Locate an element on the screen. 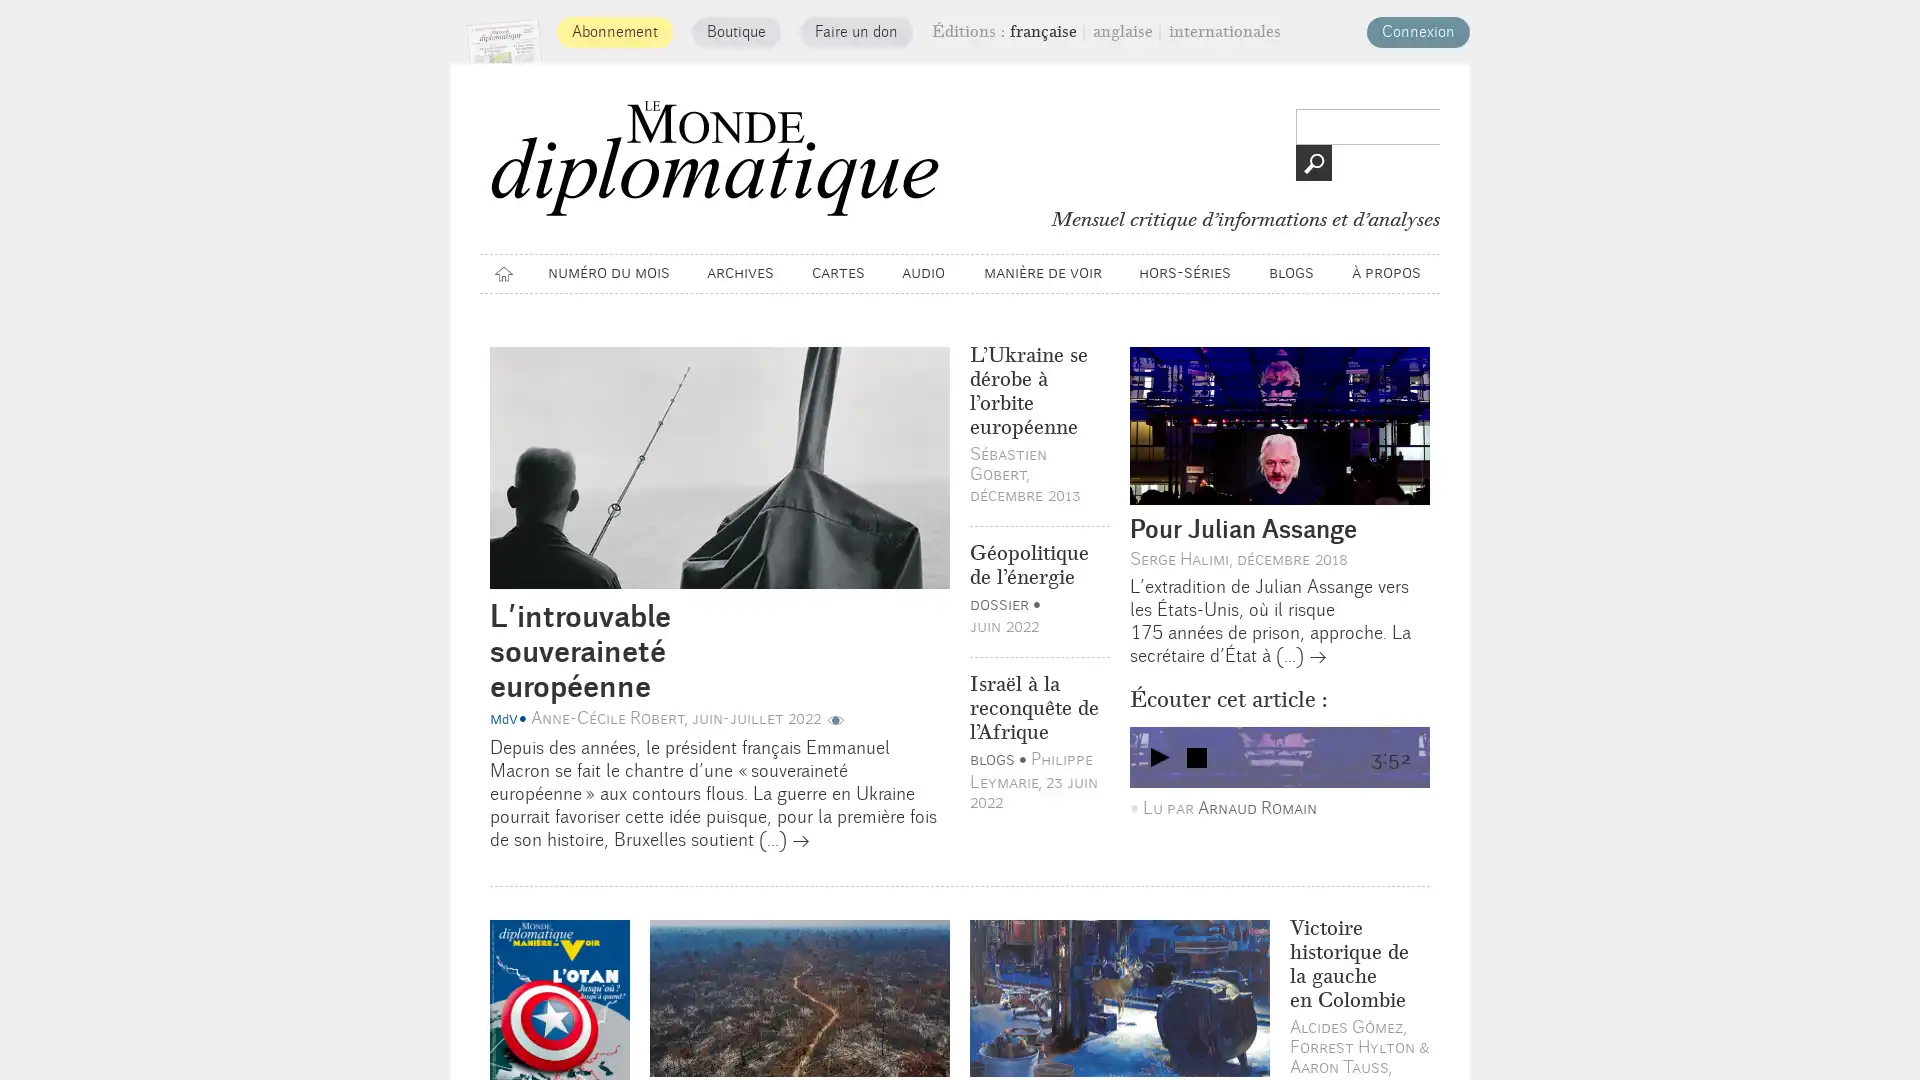  >> is located at coordinates (1420, 126).